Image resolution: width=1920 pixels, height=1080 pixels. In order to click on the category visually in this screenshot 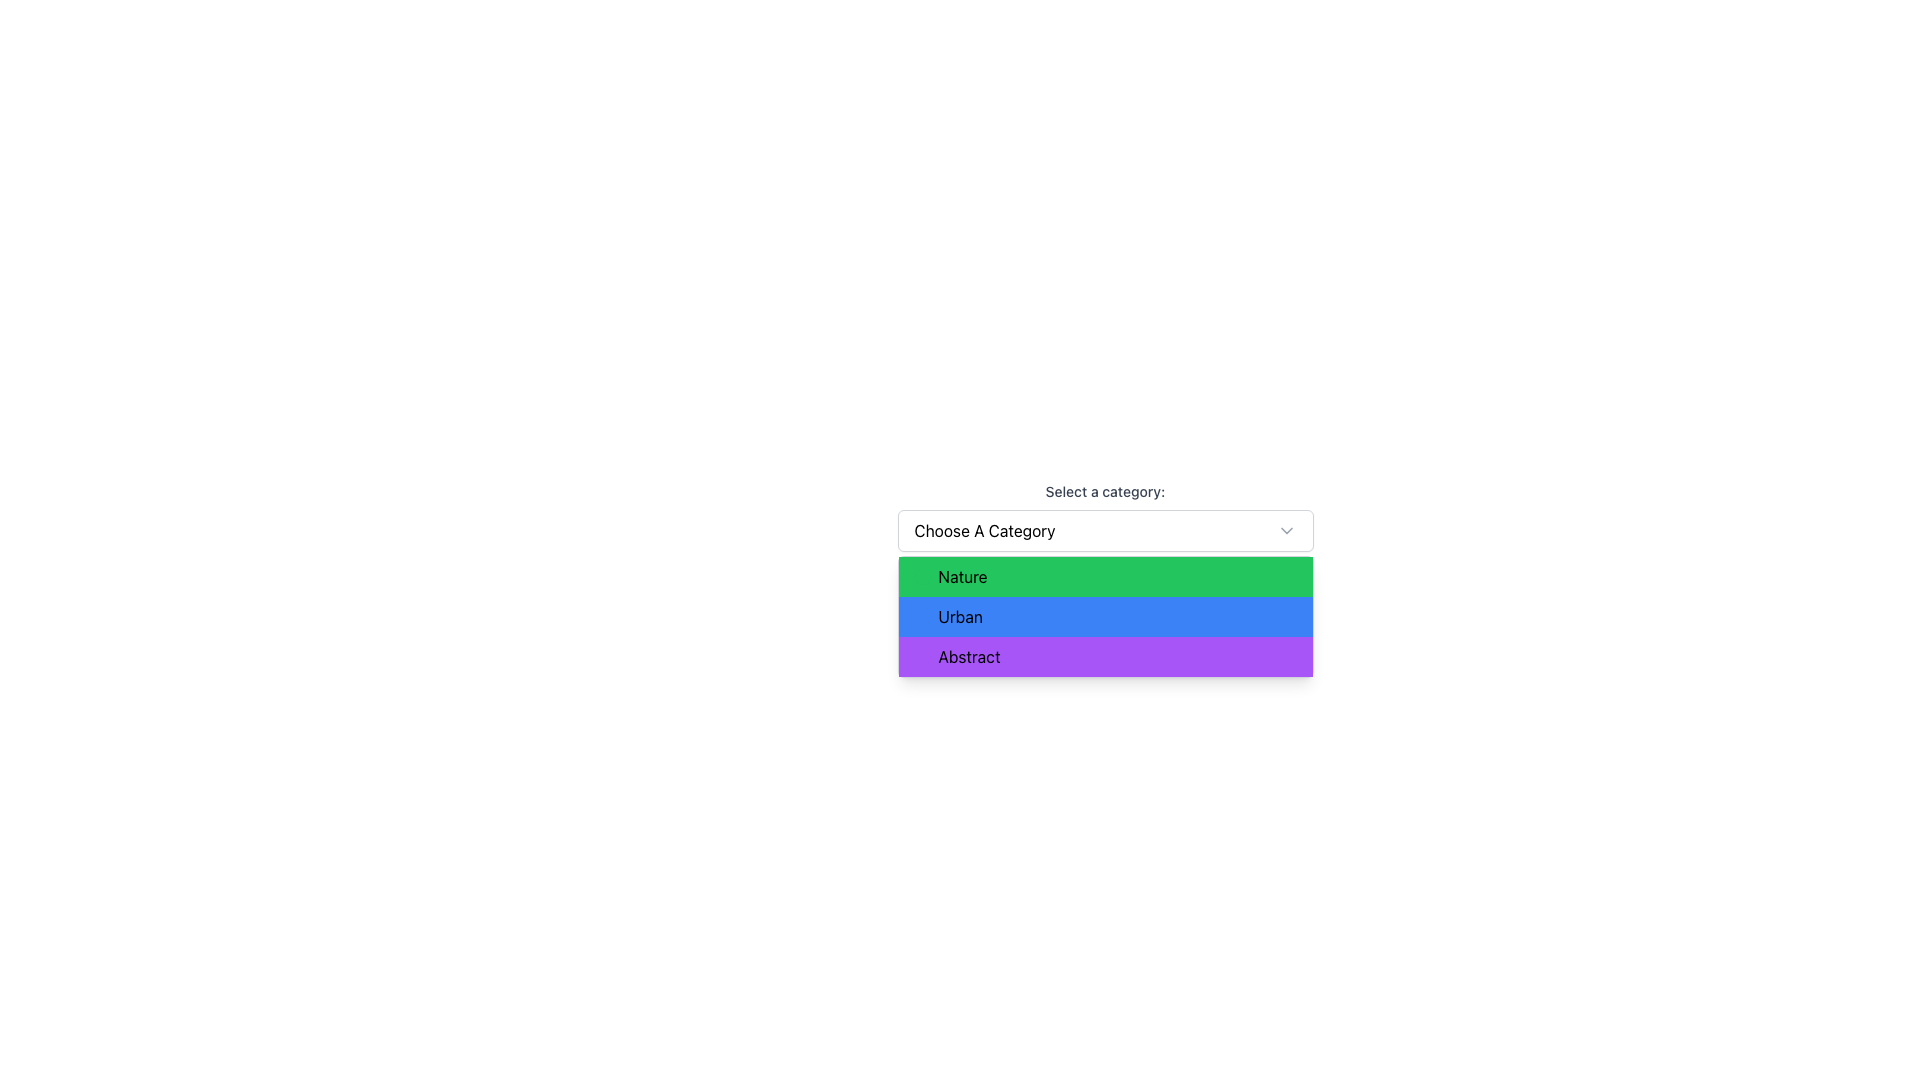, I will do `click(921, 656)`.